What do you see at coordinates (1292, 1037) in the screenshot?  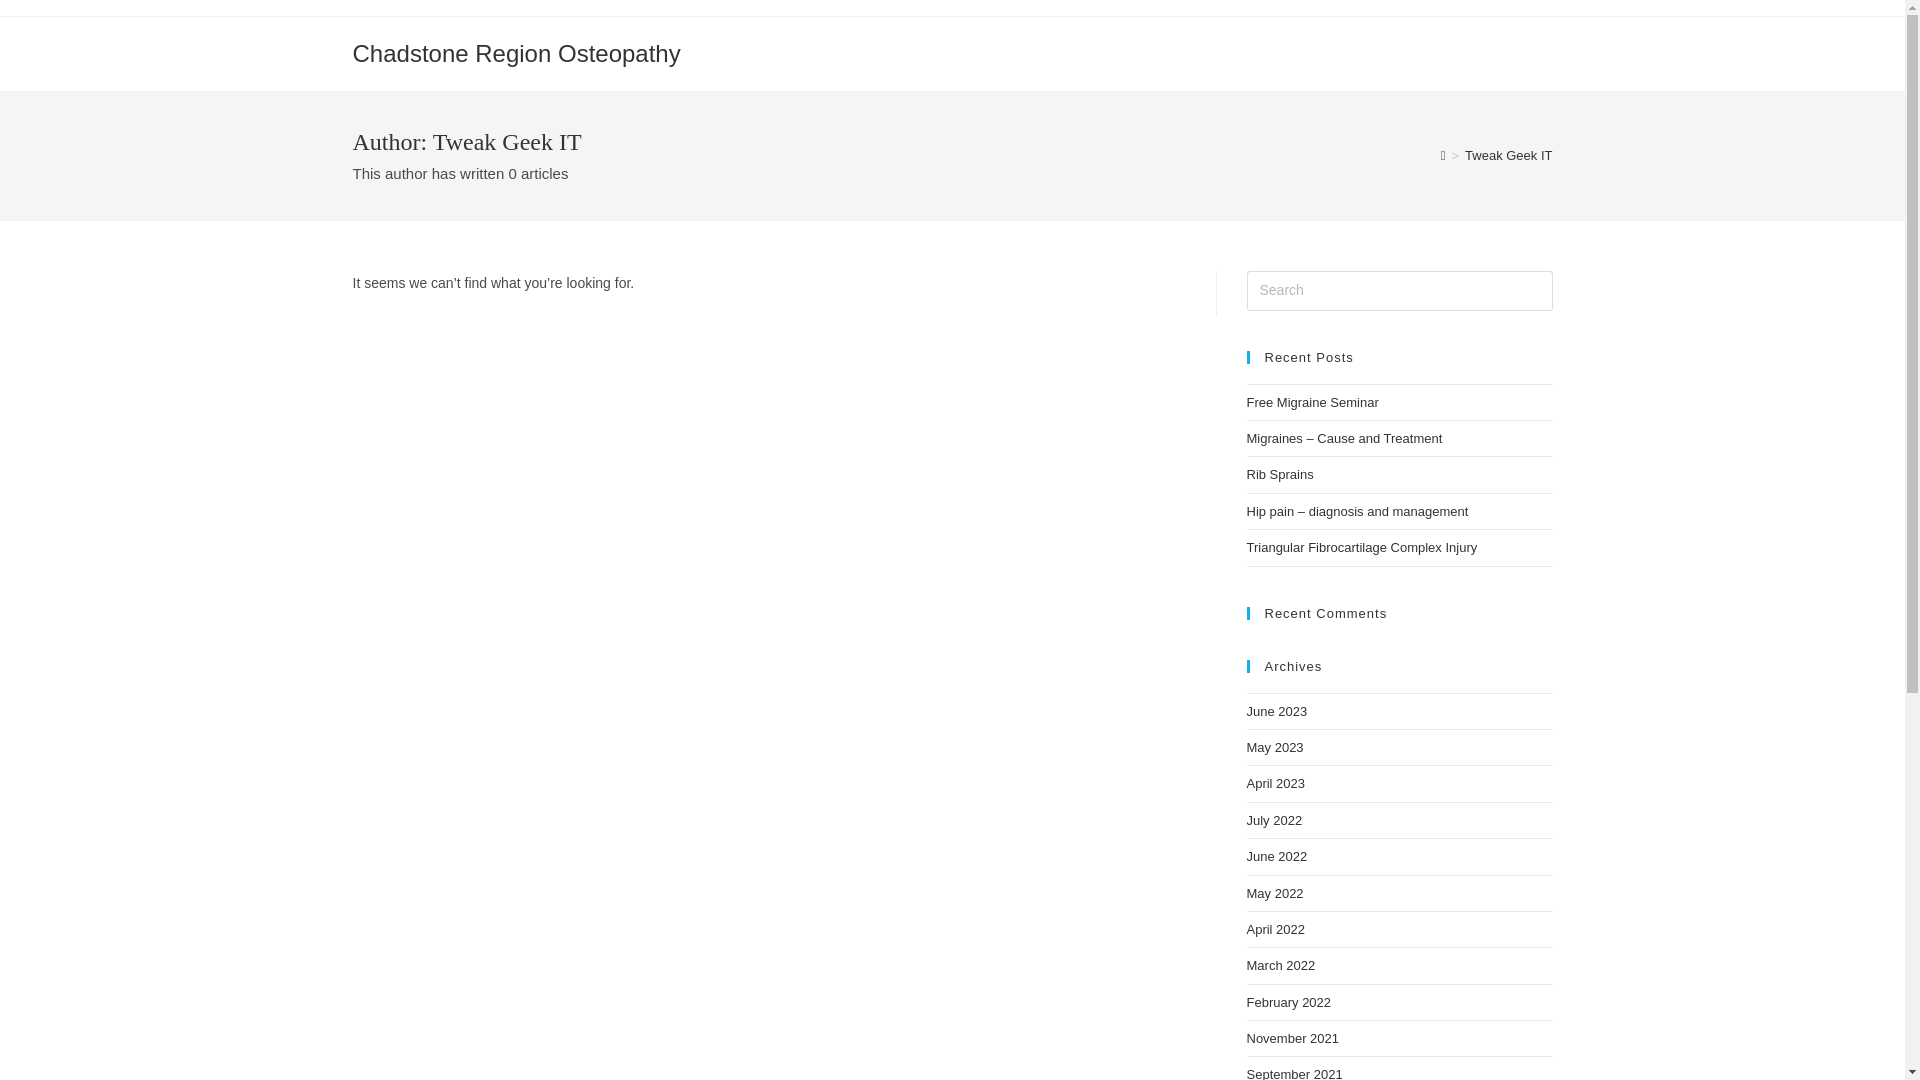 I see `'November 2021'` at bounding box center [1292, 1037].